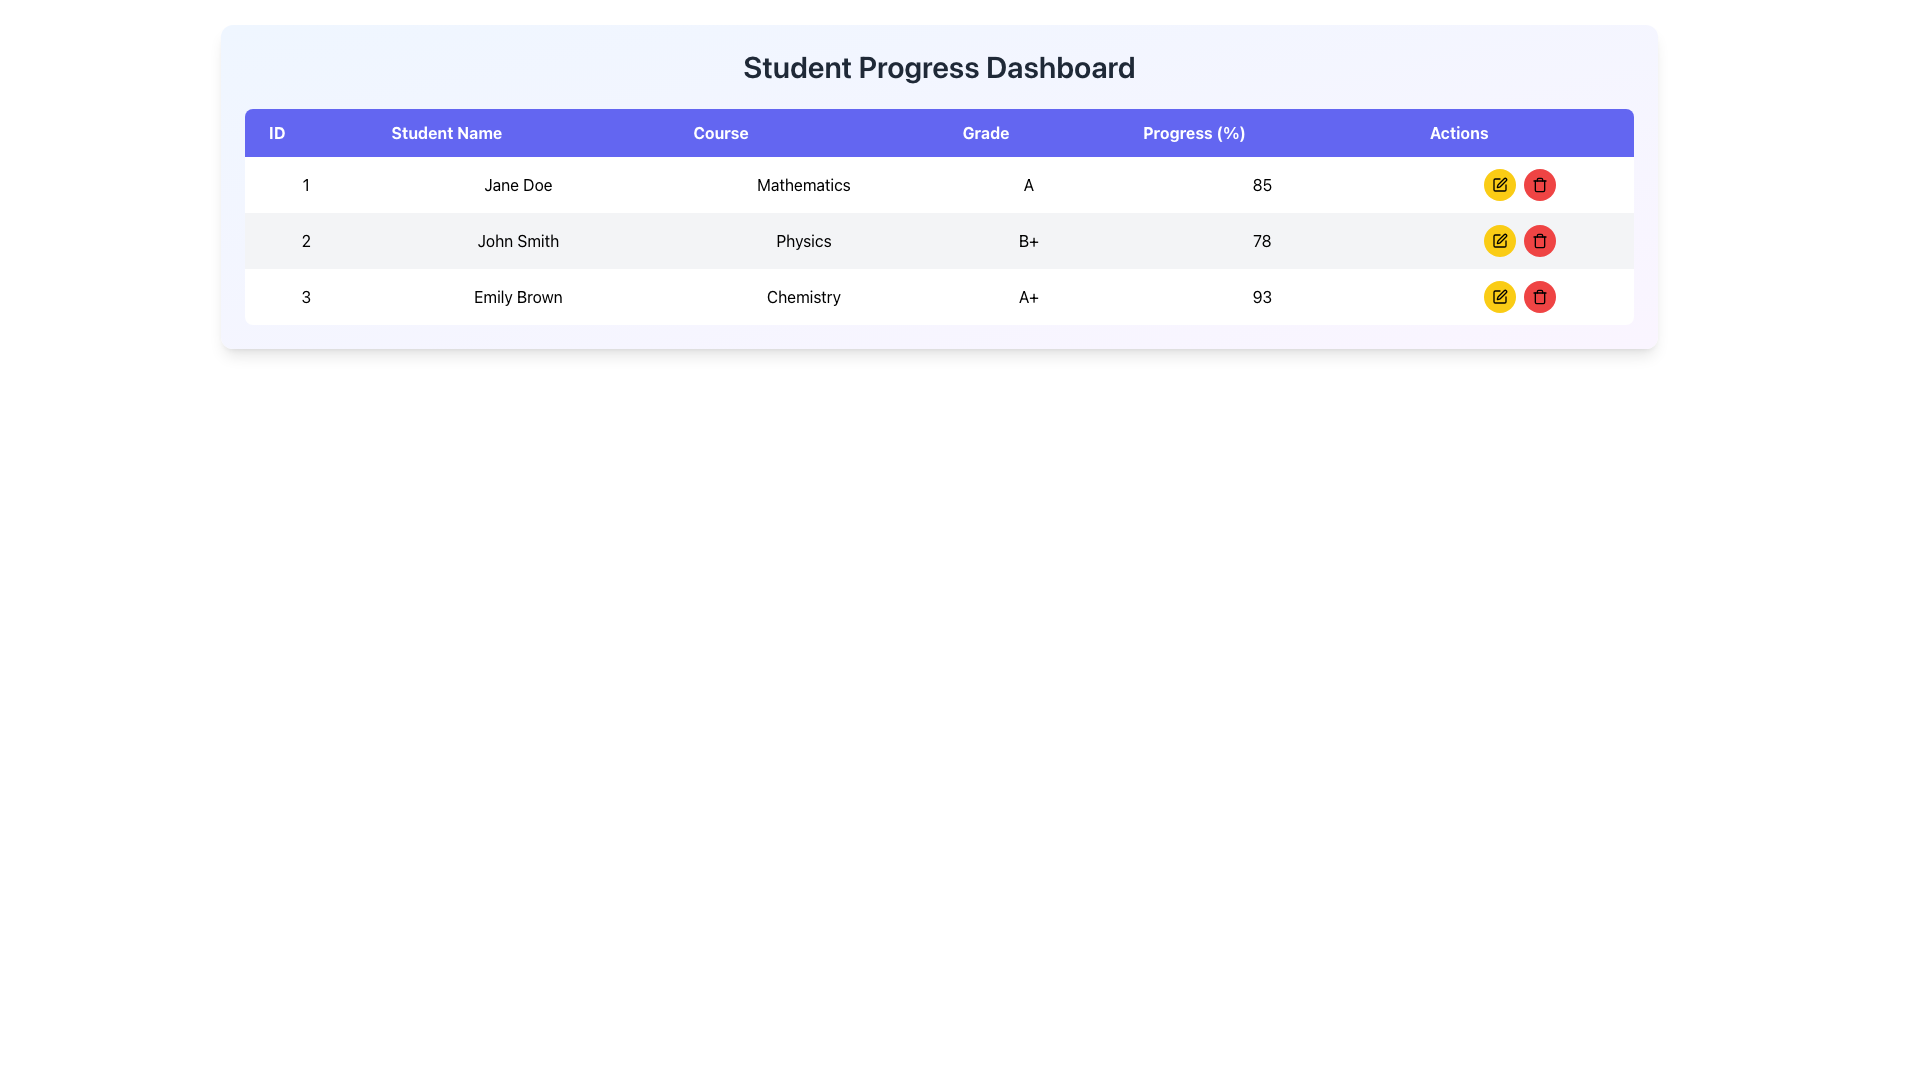 The height and width of the screenshot is (1080, 1920). I want to click on the delete icon within the red circular button in the Actions column of the third row, so click(1538, 185).